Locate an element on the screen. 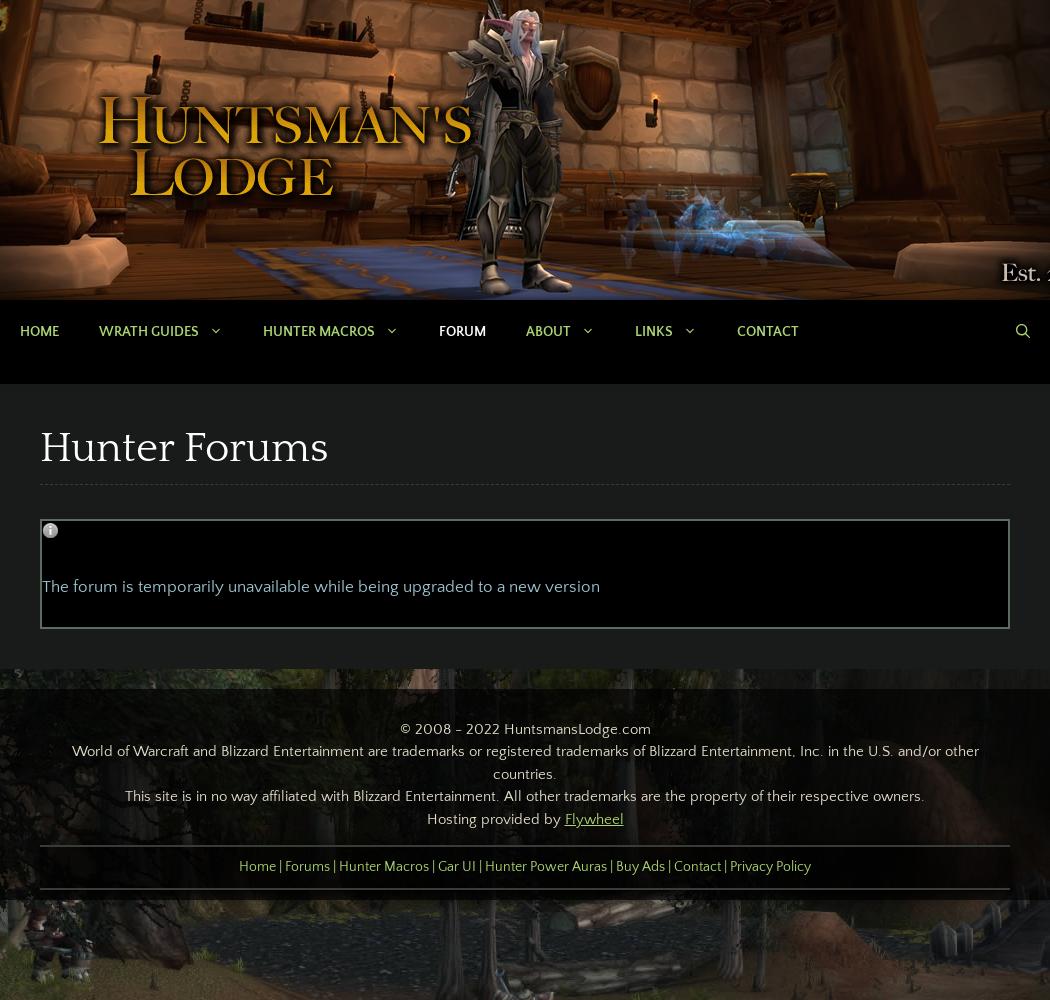 The width and height of the screenshot is (1050, 1000). 'Gar UI' is located at coordinates (456, 866).